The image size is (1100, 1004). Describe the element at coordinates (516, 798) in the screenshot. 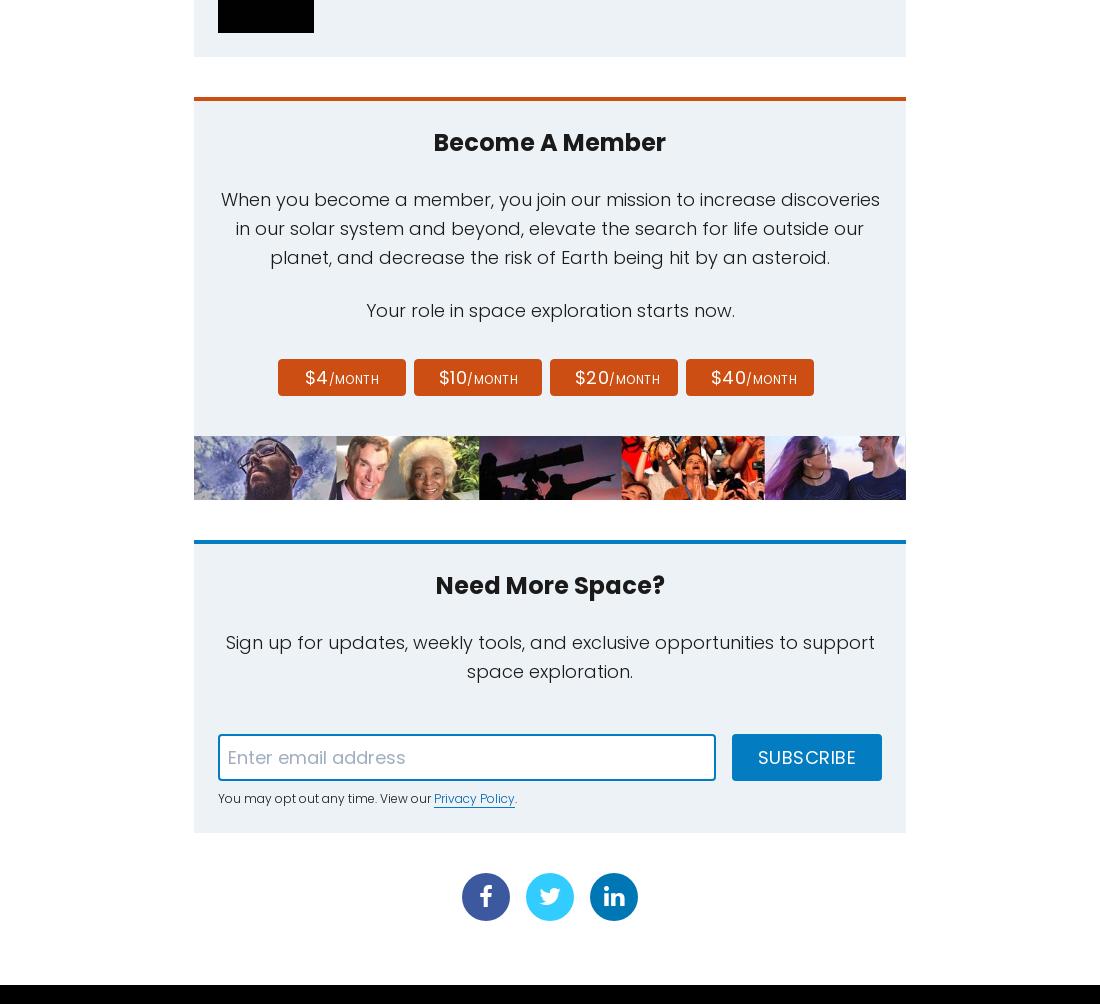

I see `'.'` at that location.